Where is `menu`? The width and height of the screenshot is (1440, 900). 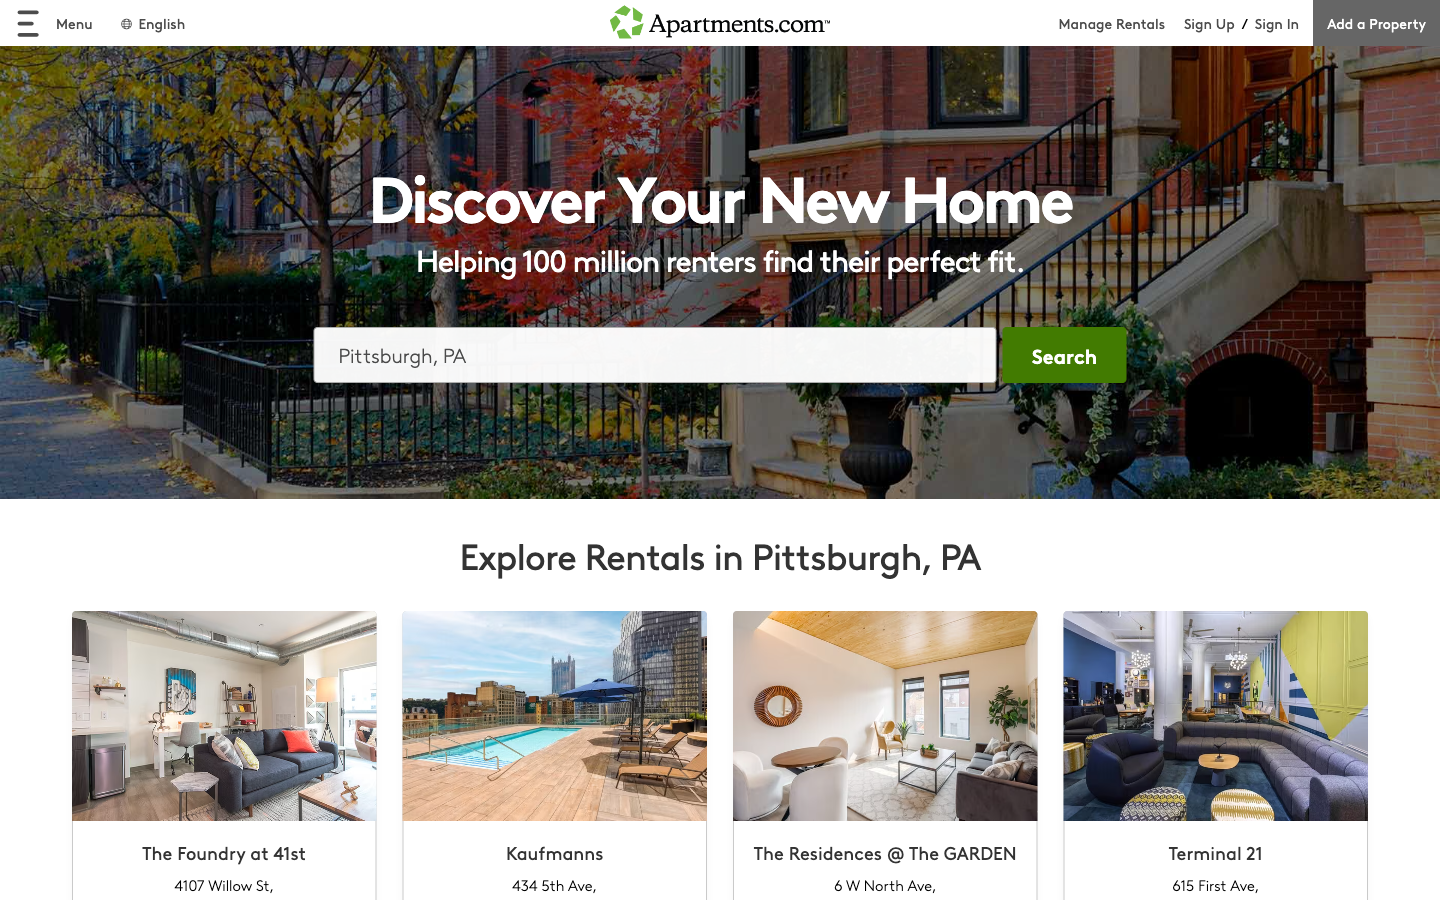
menu is located at coordinates (53, 22).